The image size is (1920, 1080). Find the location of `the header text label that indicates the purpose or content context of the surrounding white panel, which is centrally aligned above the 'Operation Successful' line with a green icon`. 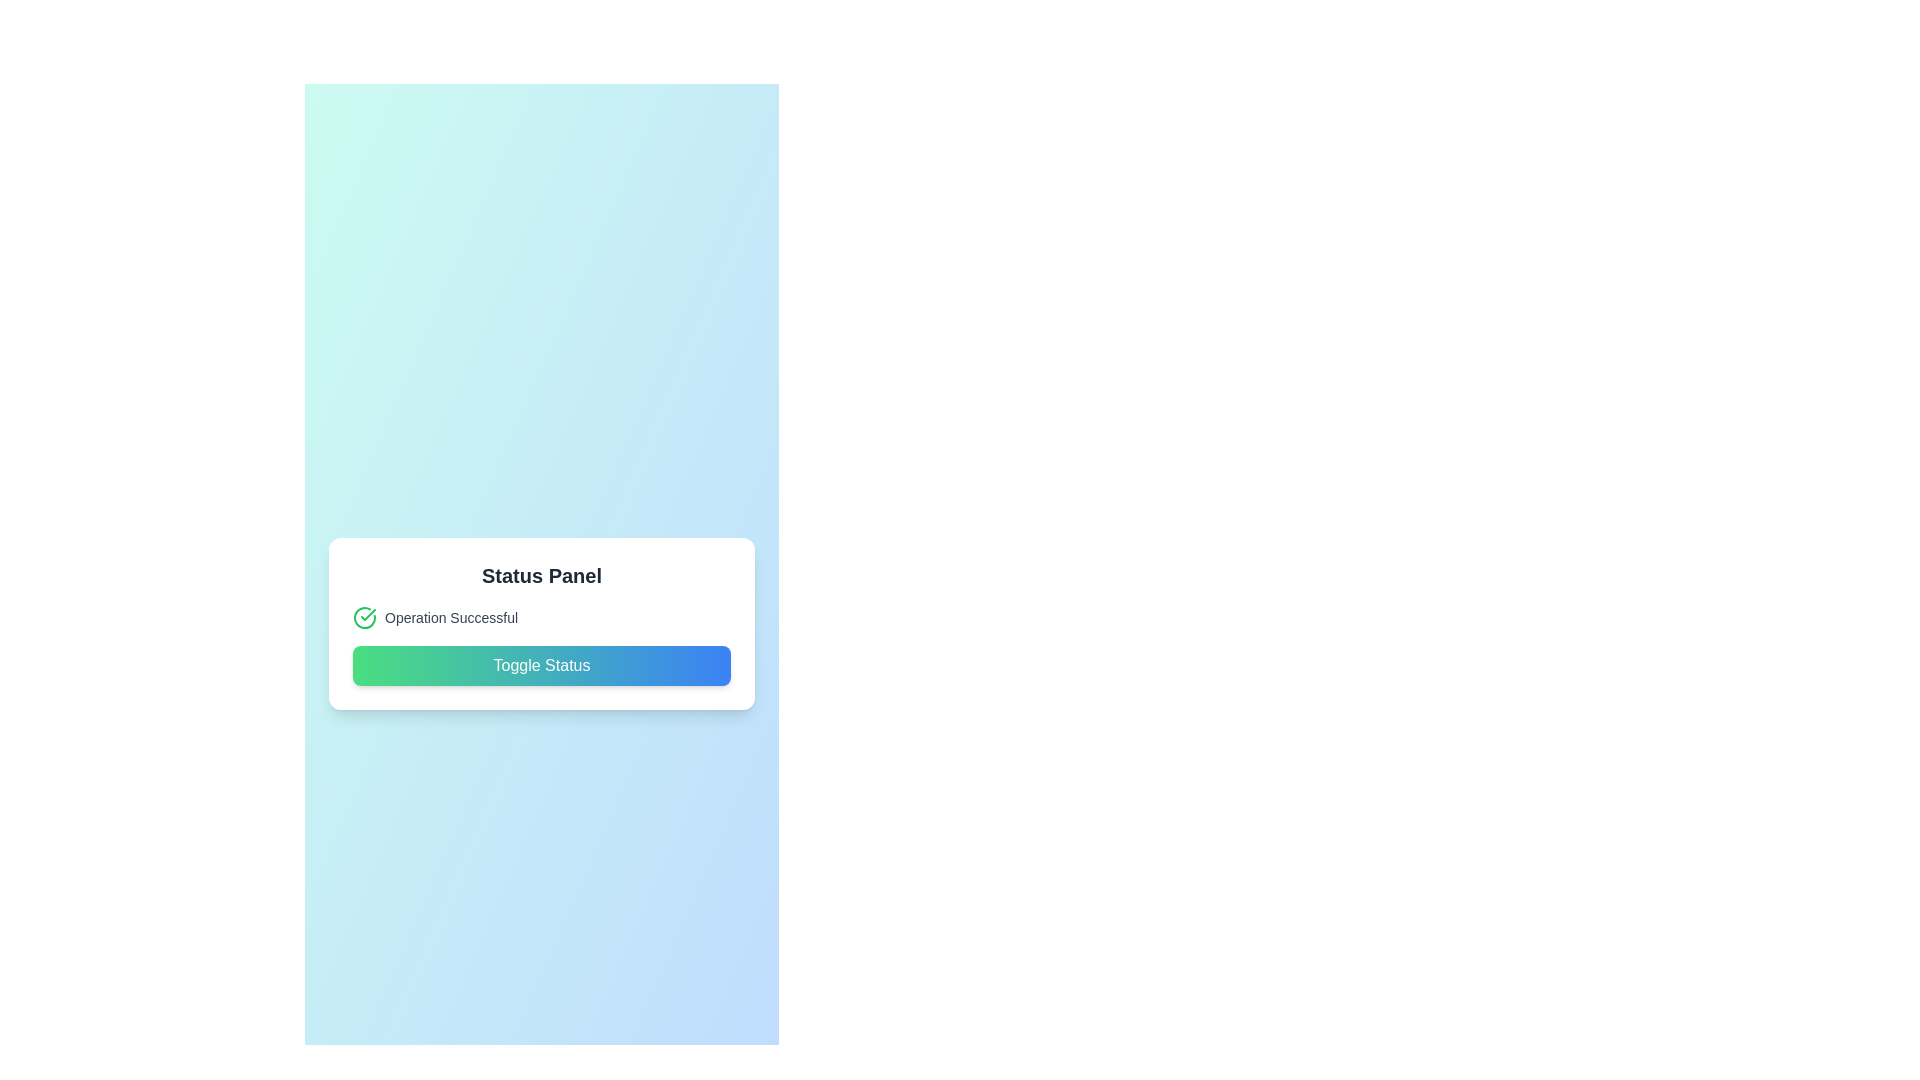

the header text label that indicates the purpose or content context of the surrounding white panel, which is centrally aligned above the 'Operation Successful' line with a green icon is located at coordinates (542, 575).